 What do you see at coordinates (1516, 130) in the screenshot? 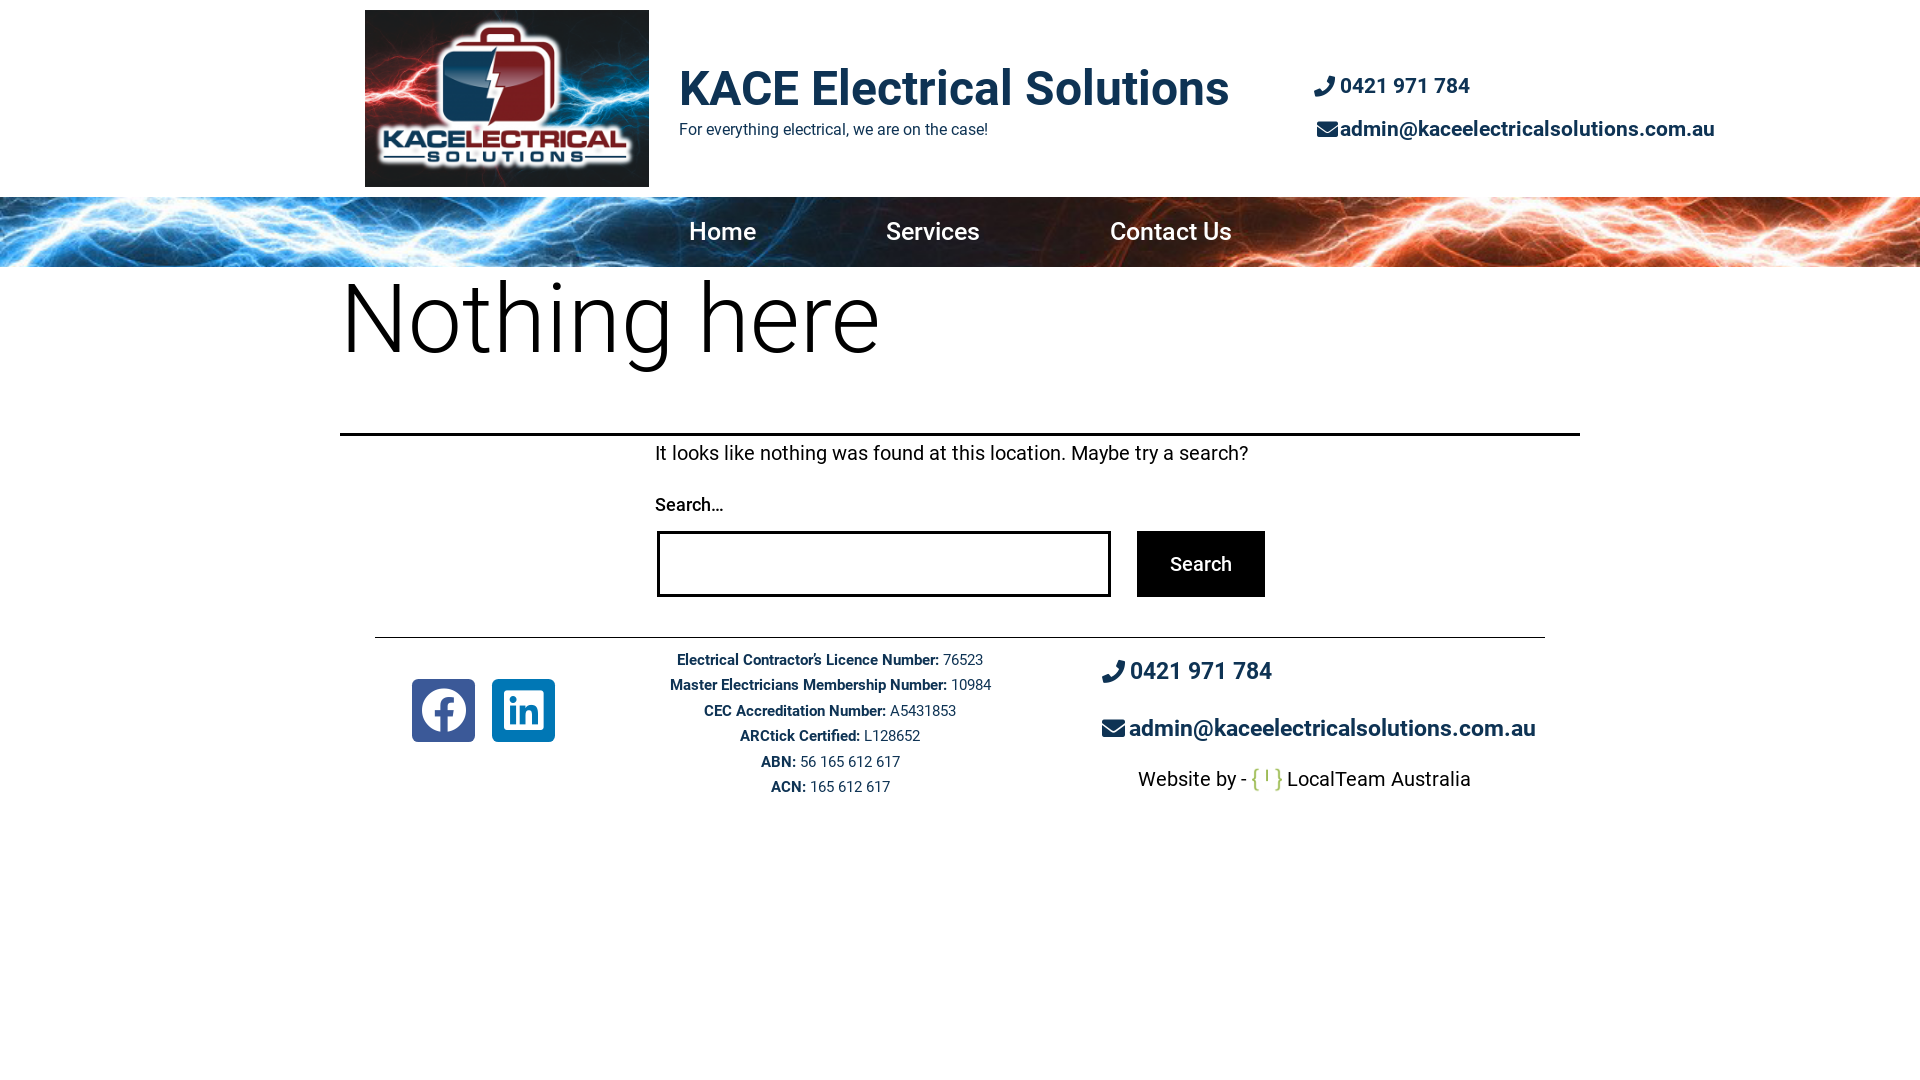
I see `'admin@kaceelectricalsolutions.com.au'` at bounding box center [1516, 130].